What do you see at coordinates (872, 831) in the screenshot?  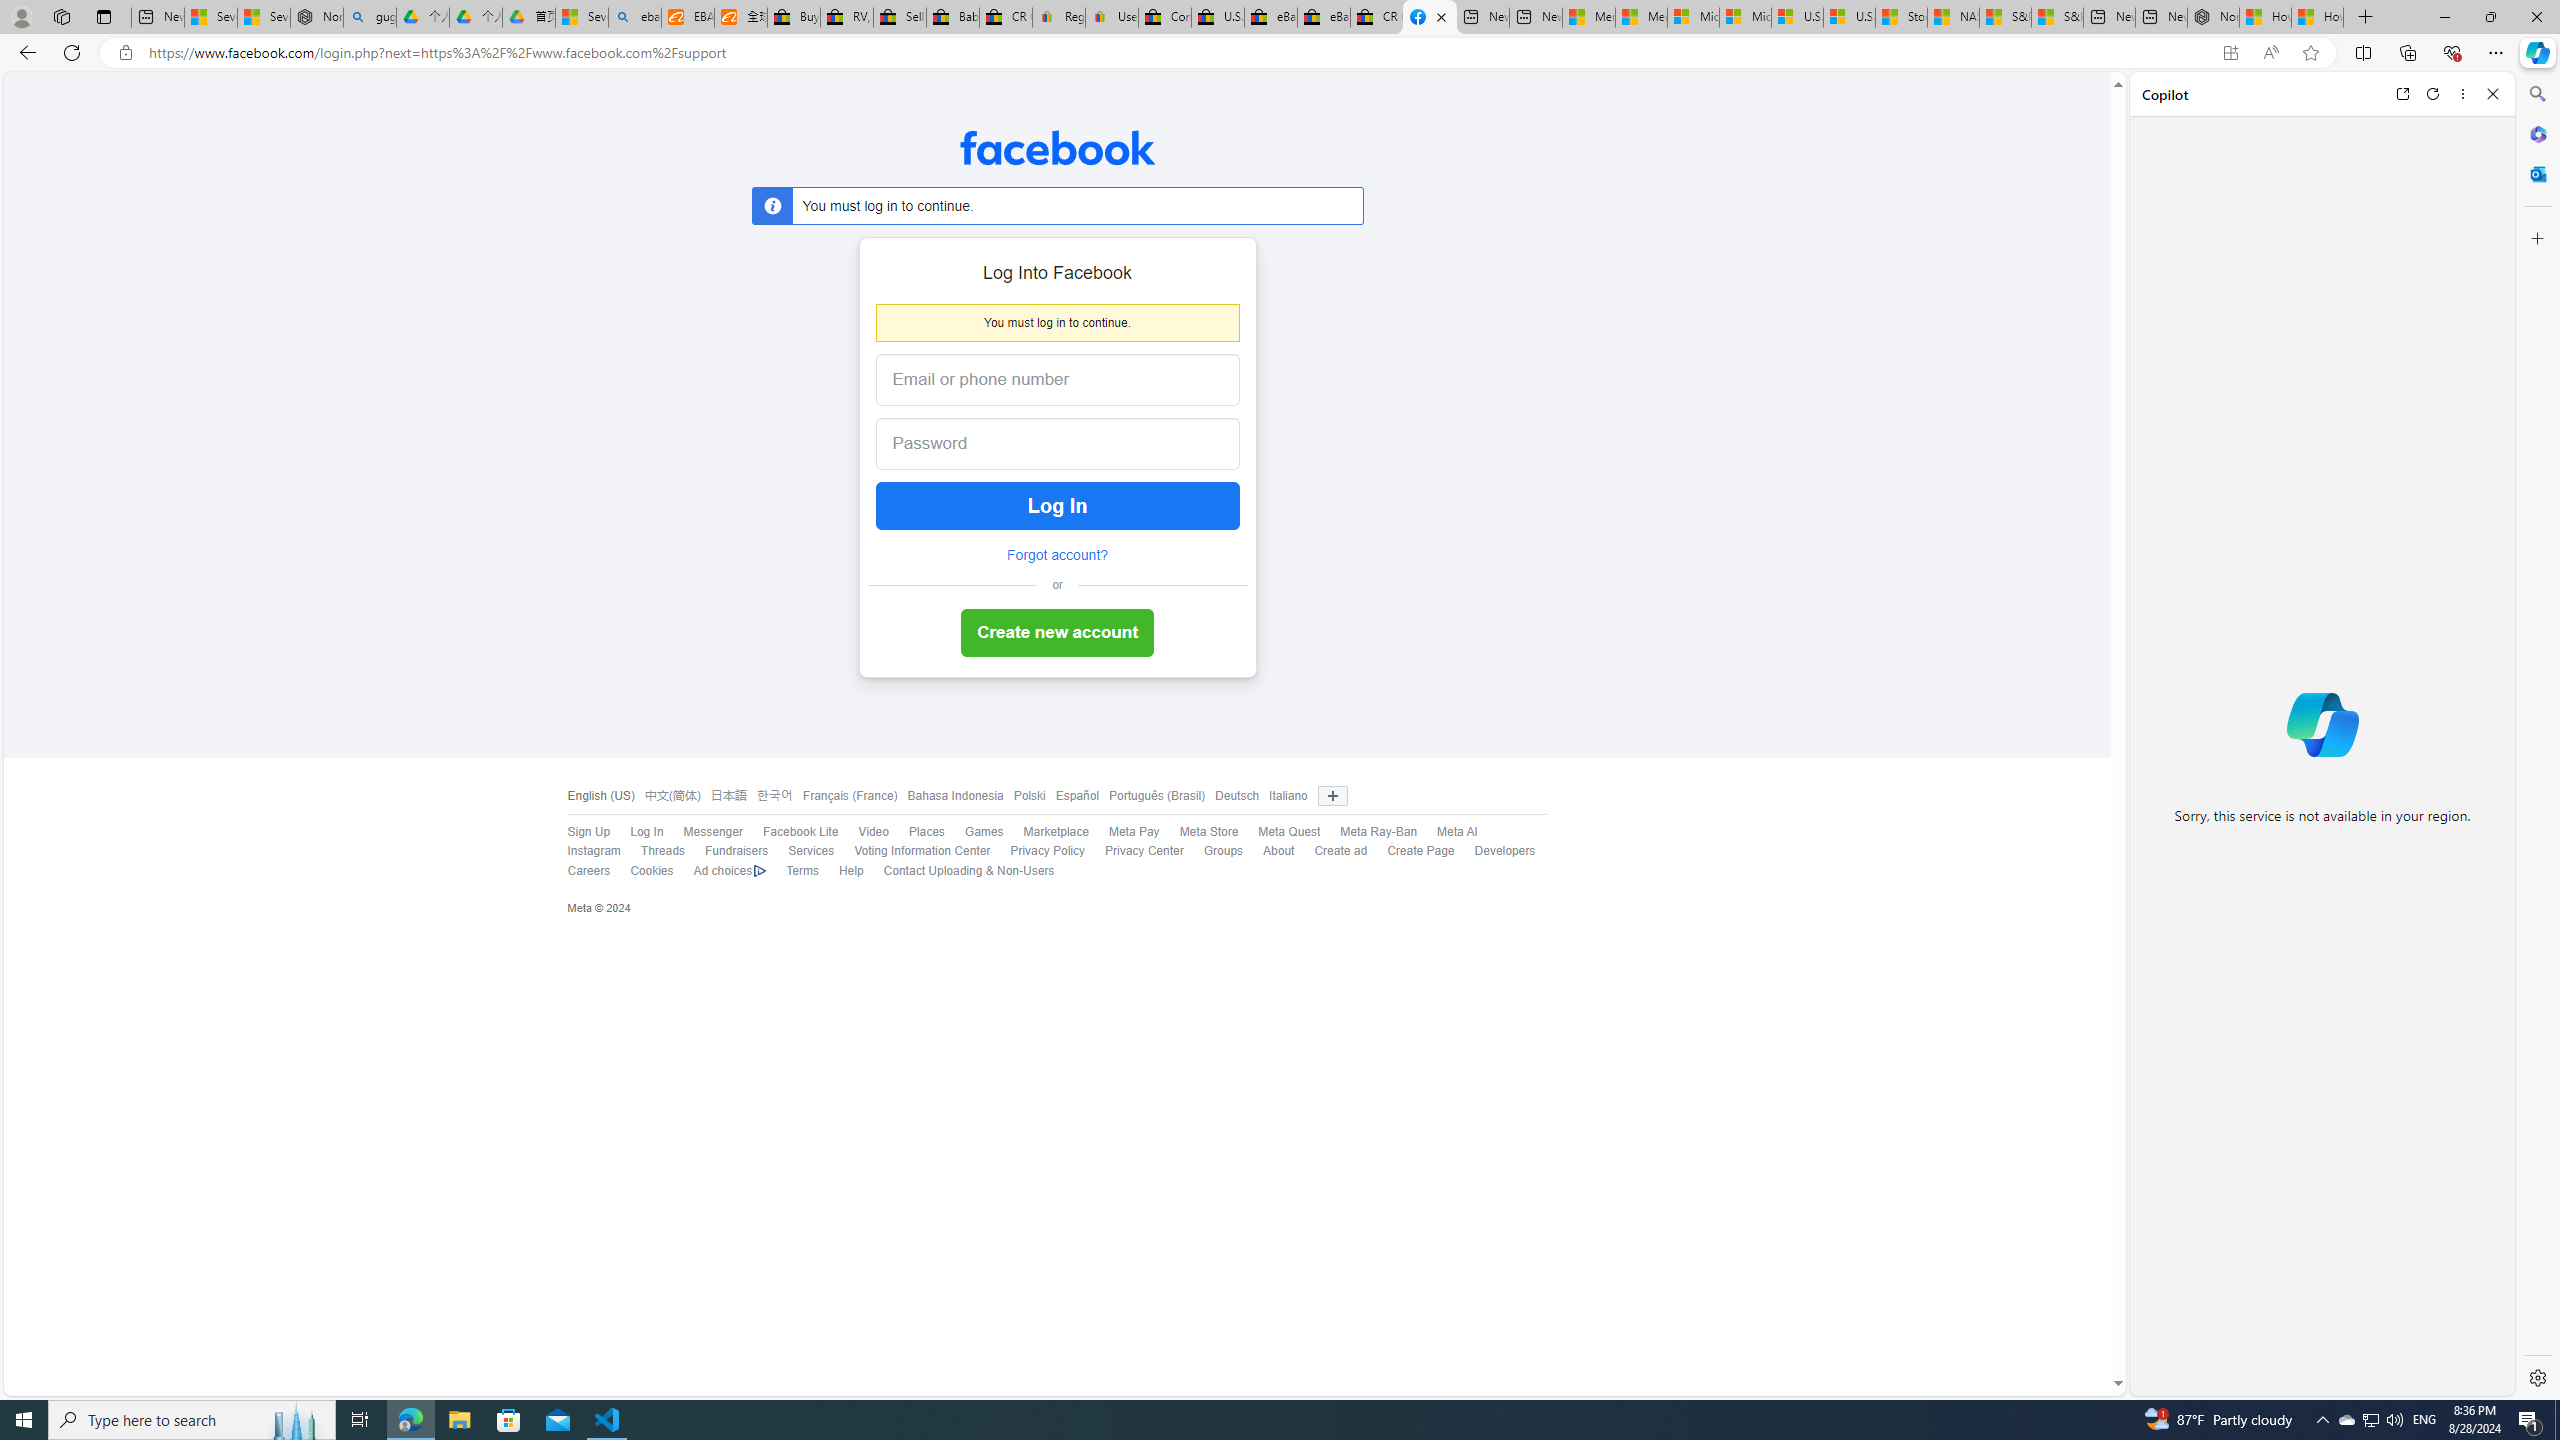 I see `'Video'` at bounding box center [872, 831].